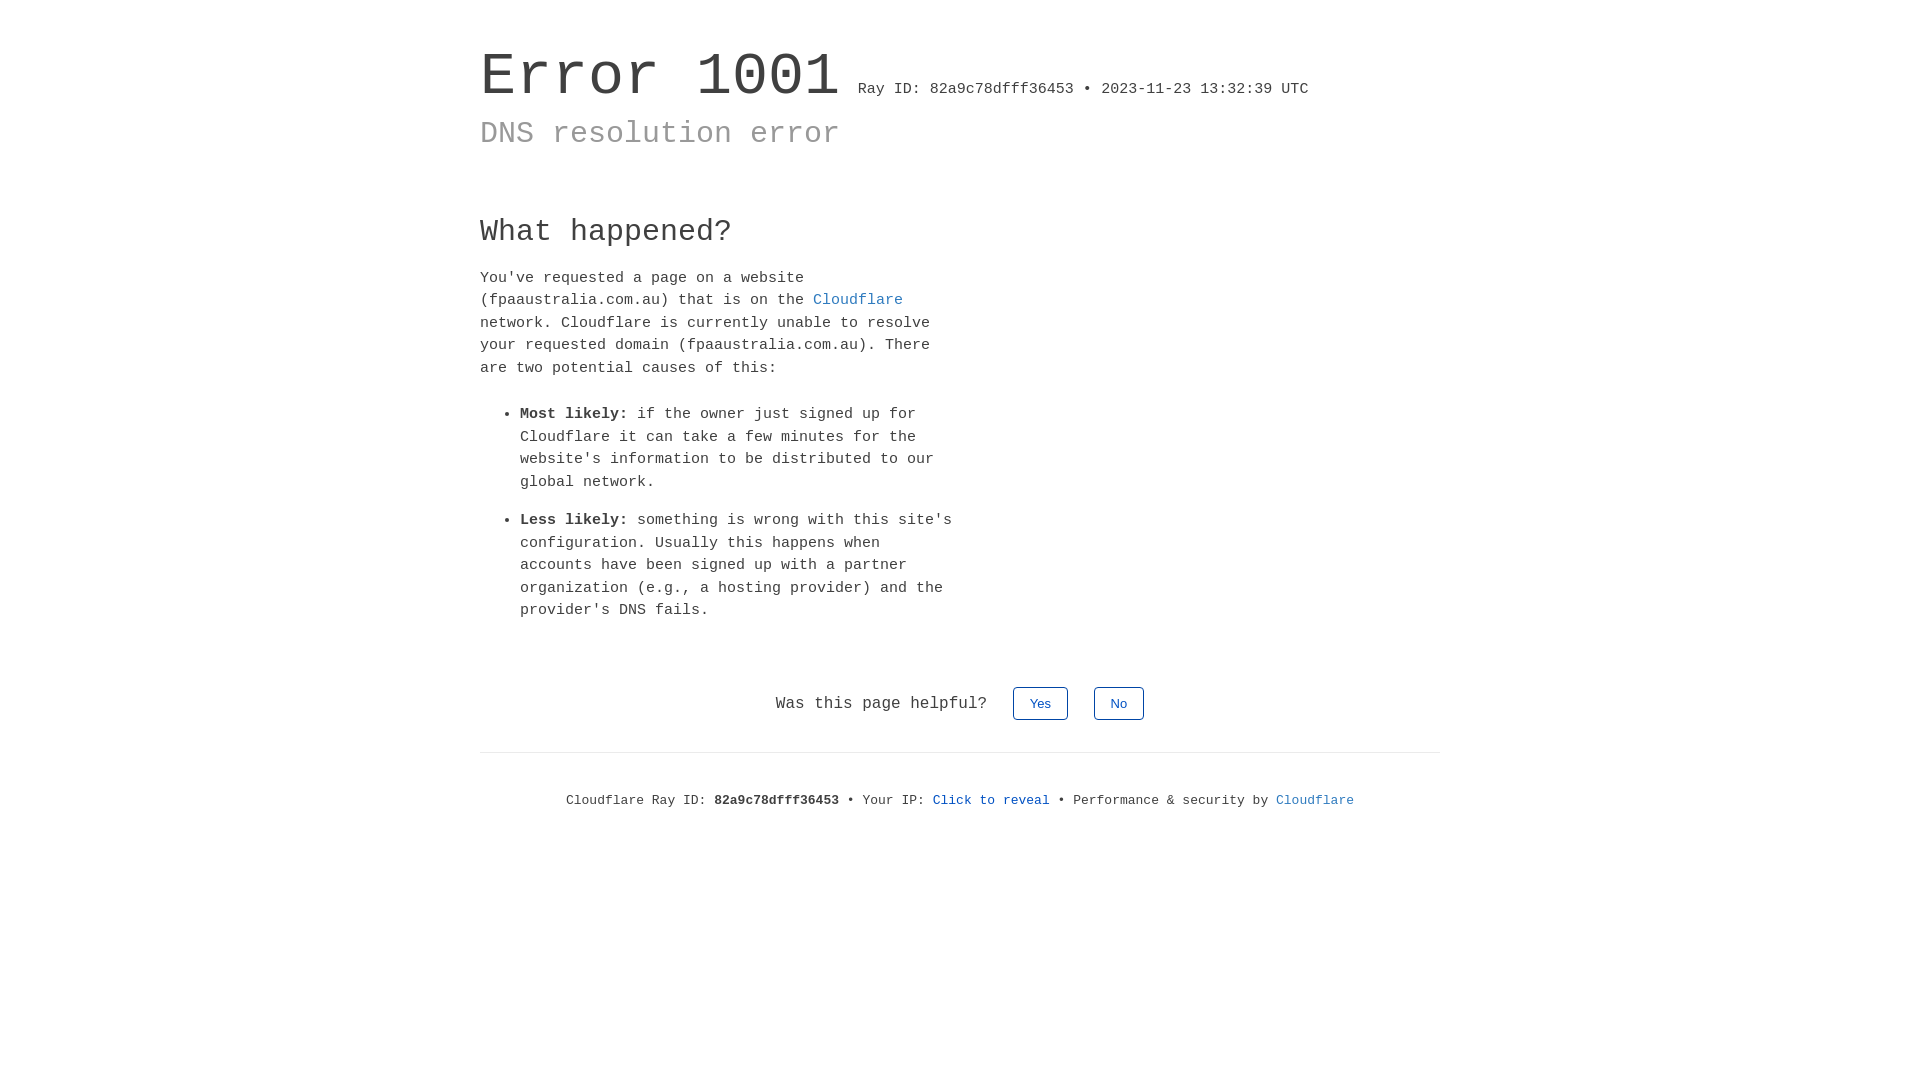 This screenshot has width=1920, height=1080. Describe the element at coordinates (931, 798) in the screenshot. I see `'Click to reveal'` at that location.